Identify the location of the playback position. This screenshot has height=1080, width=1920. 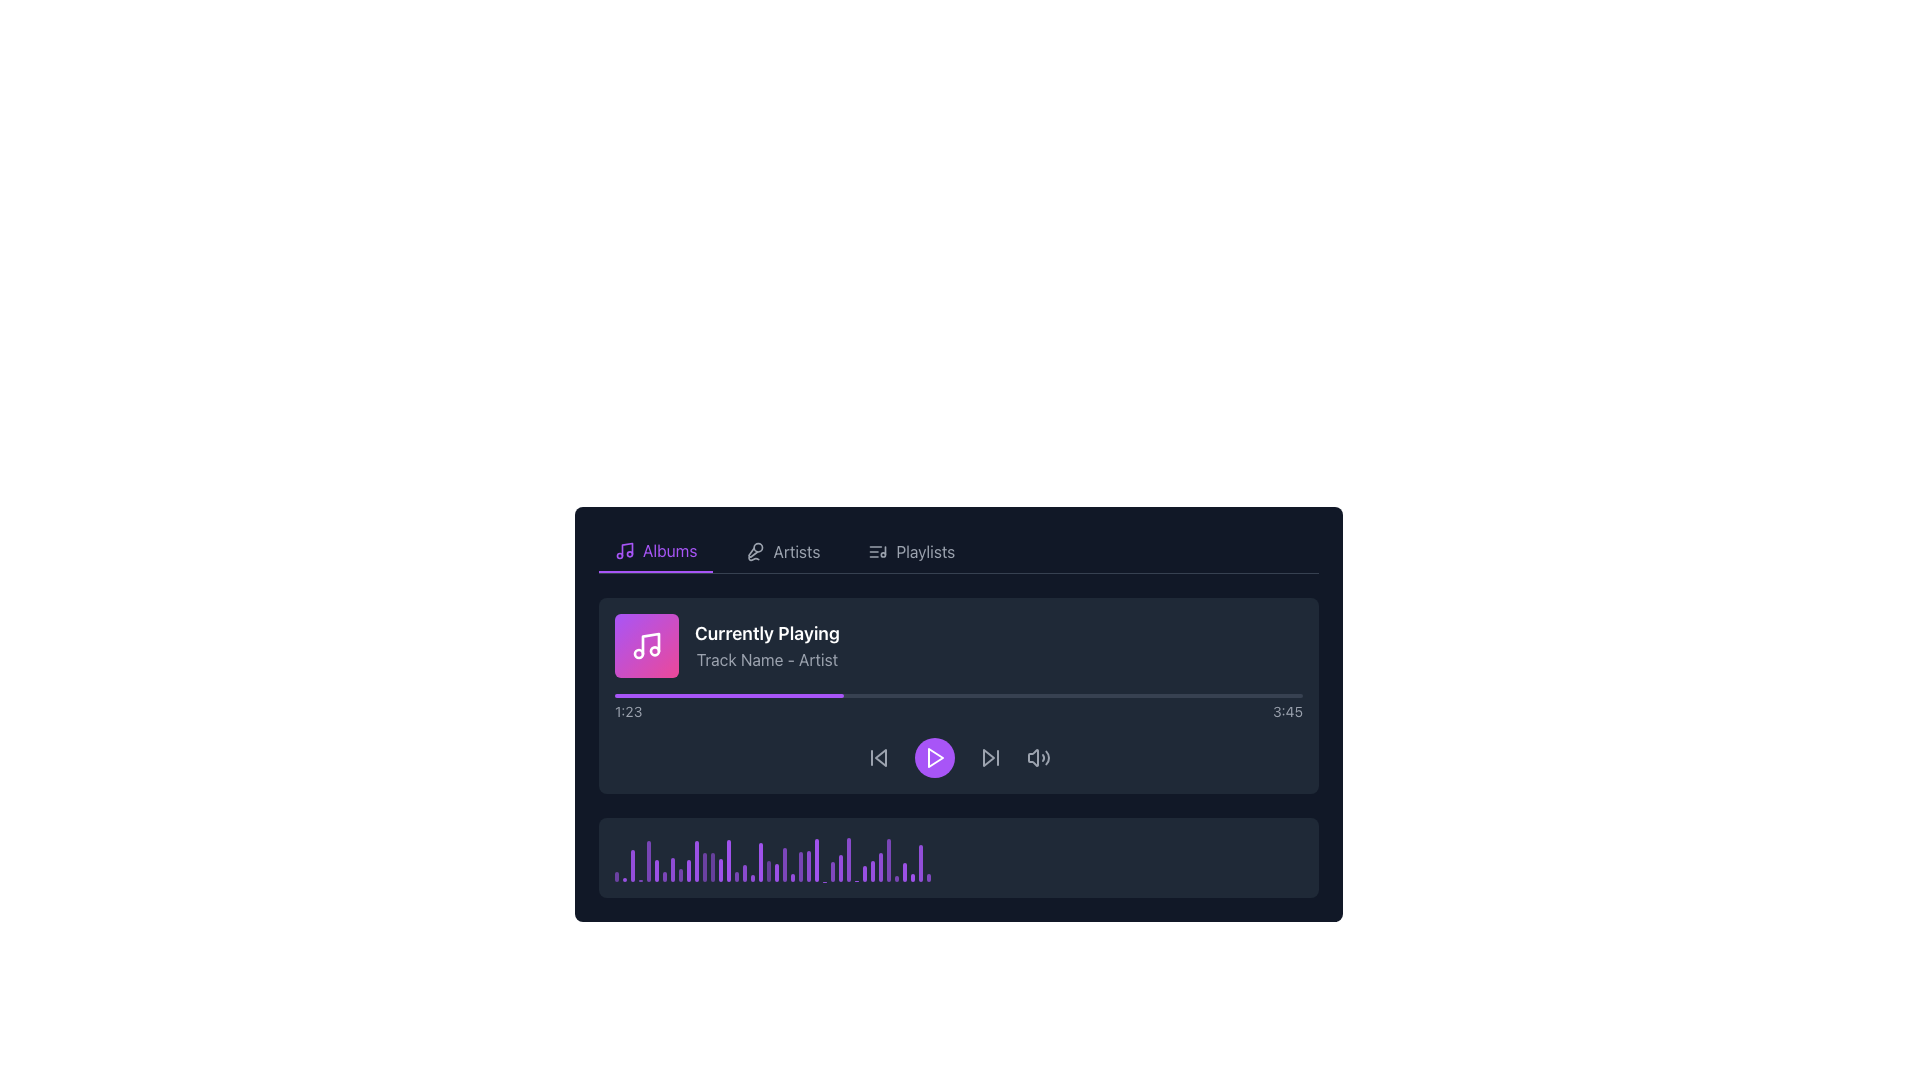
(797, 694).